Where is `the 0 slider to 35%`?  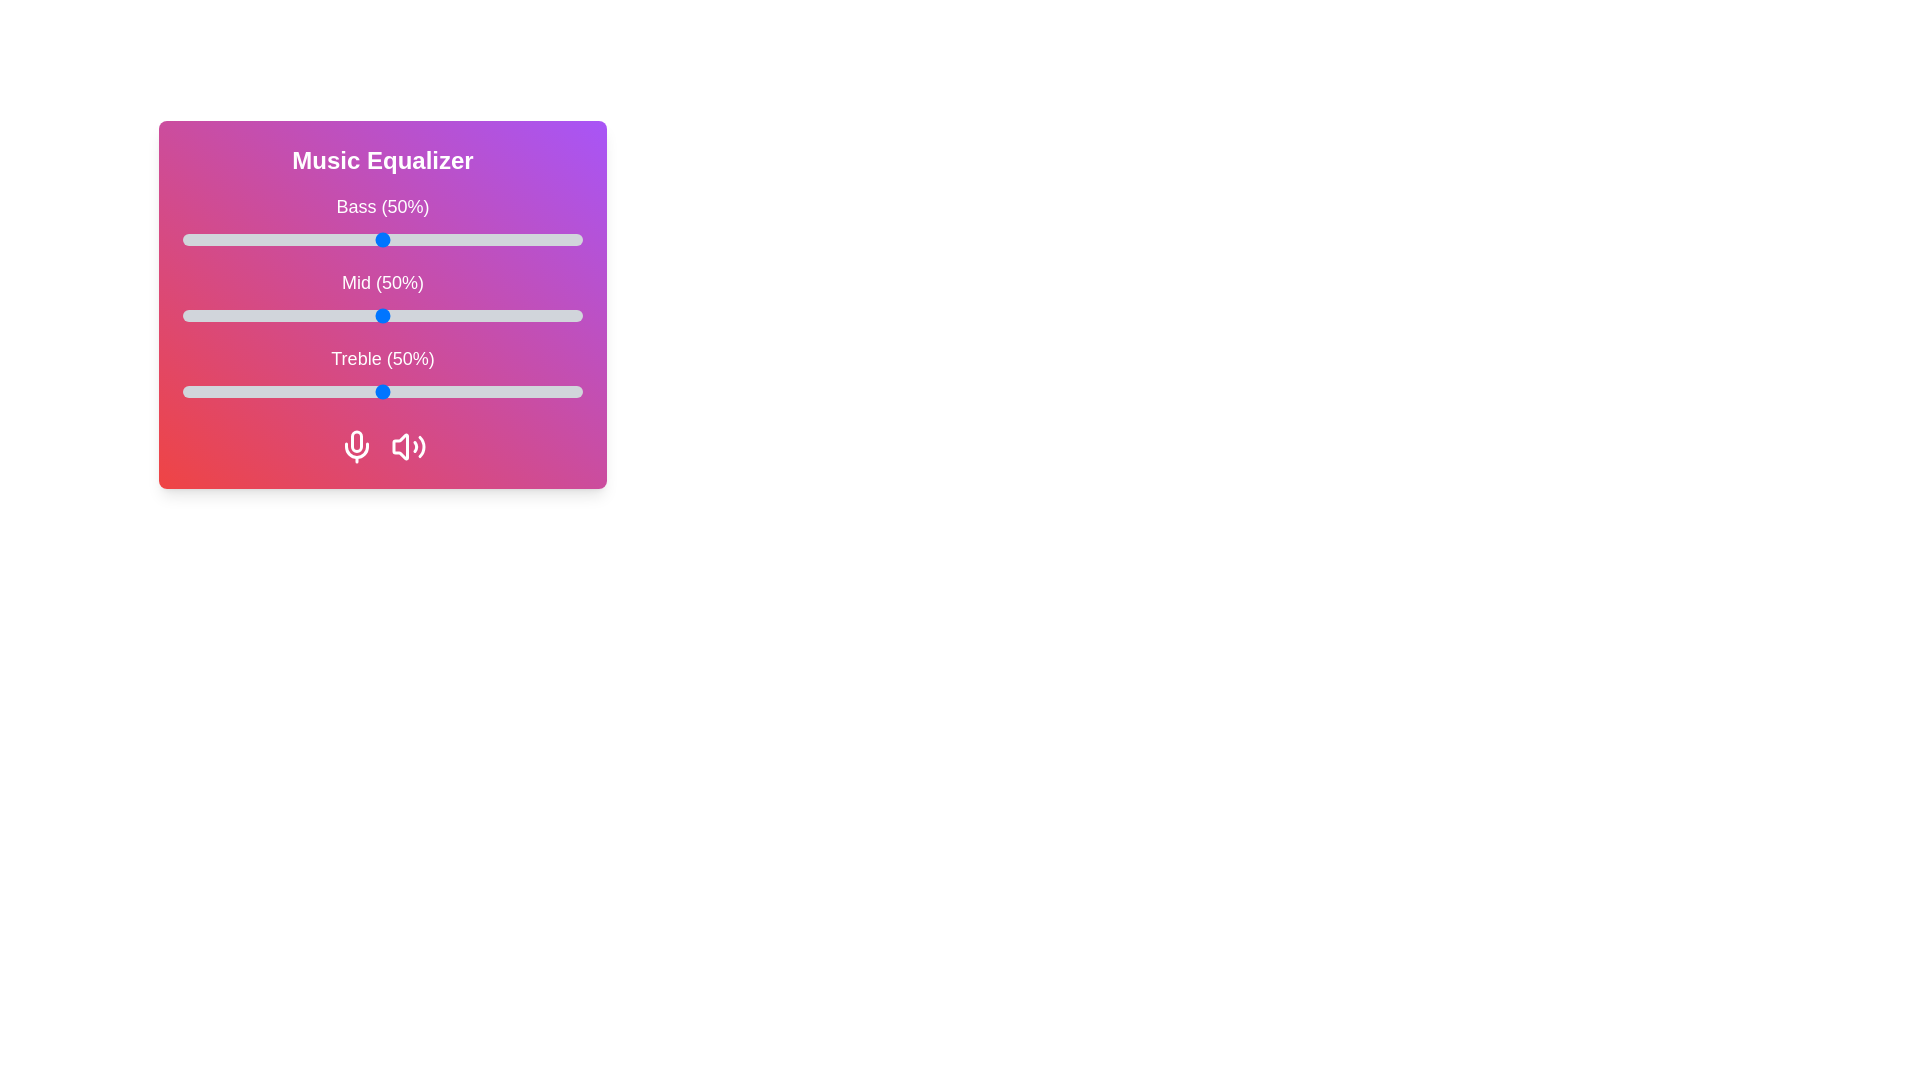
the 0 slider to 35% is located at coordinates (322, 238).